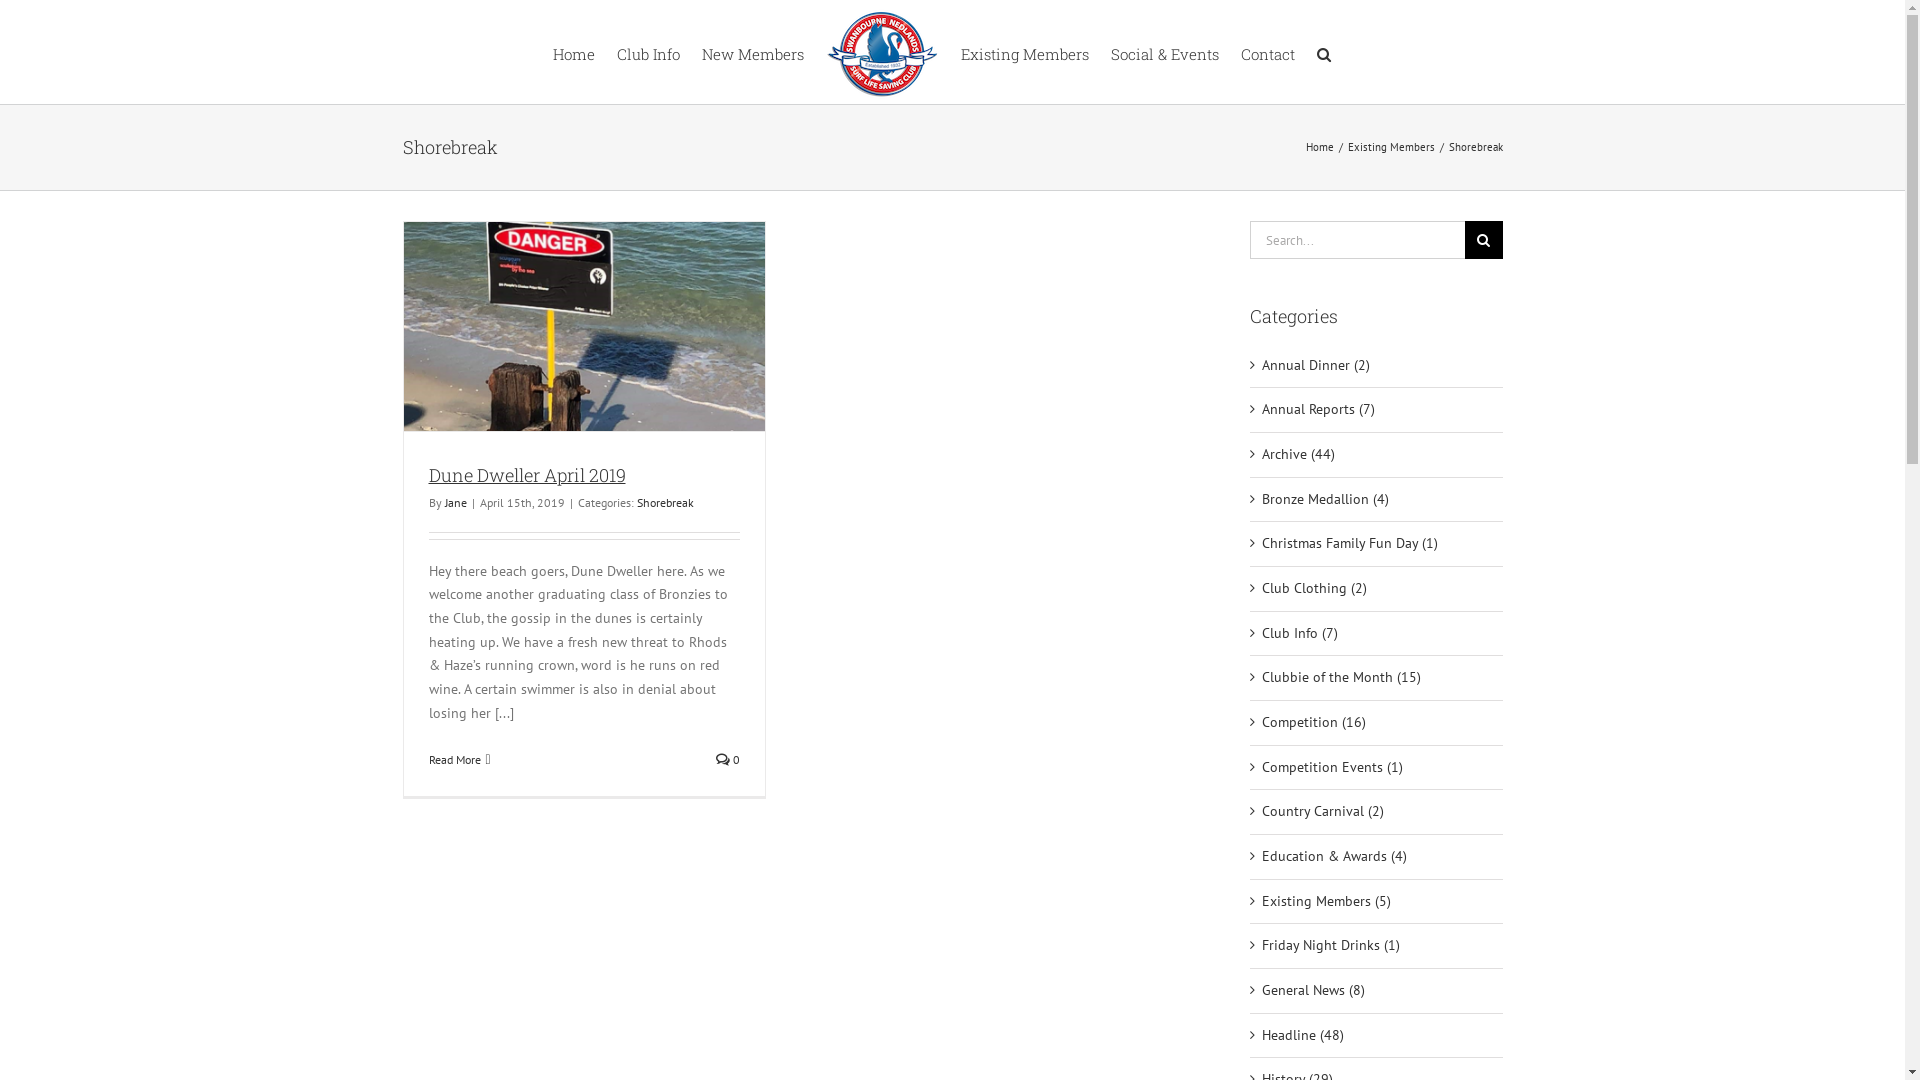 The image size is (1920, 1080). What do you see at coordinates (1376, 812) in the screenshot?
I see `'Country Carnival (2)'` at bounding box center [1376, 812].